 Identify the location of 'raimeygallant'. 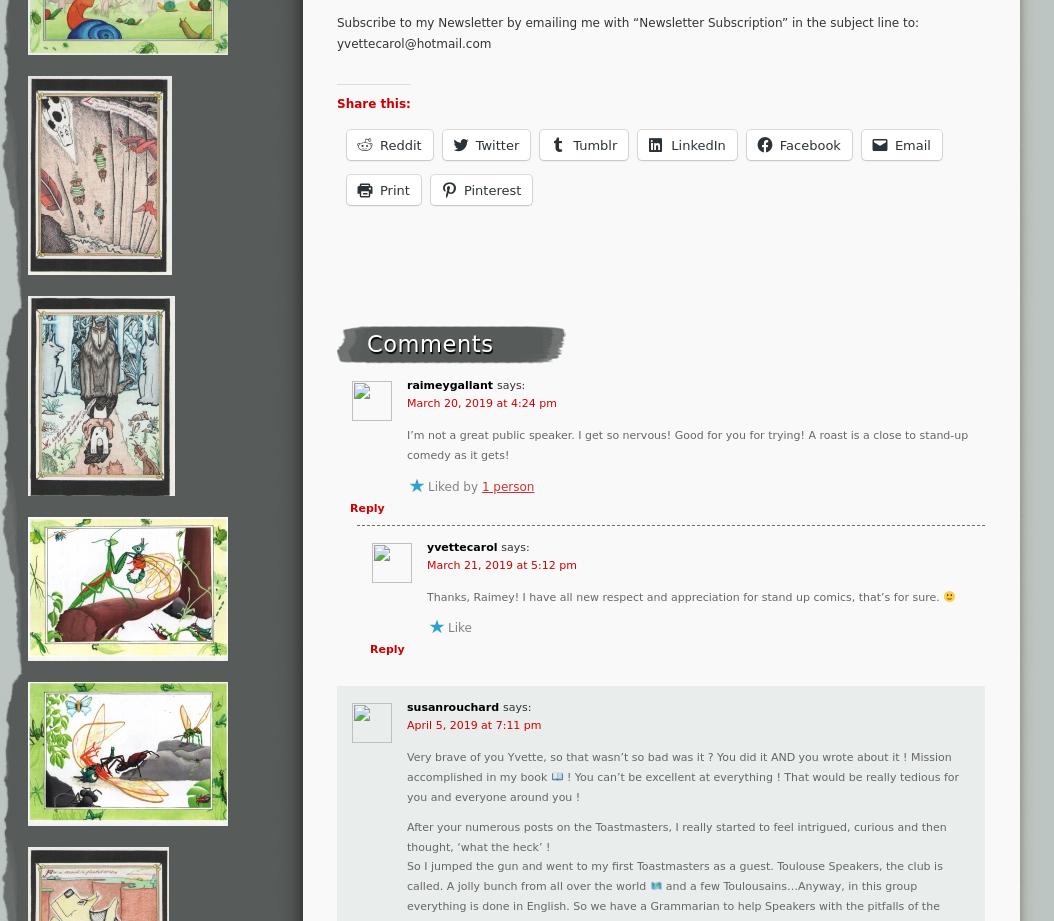
(405, 385).